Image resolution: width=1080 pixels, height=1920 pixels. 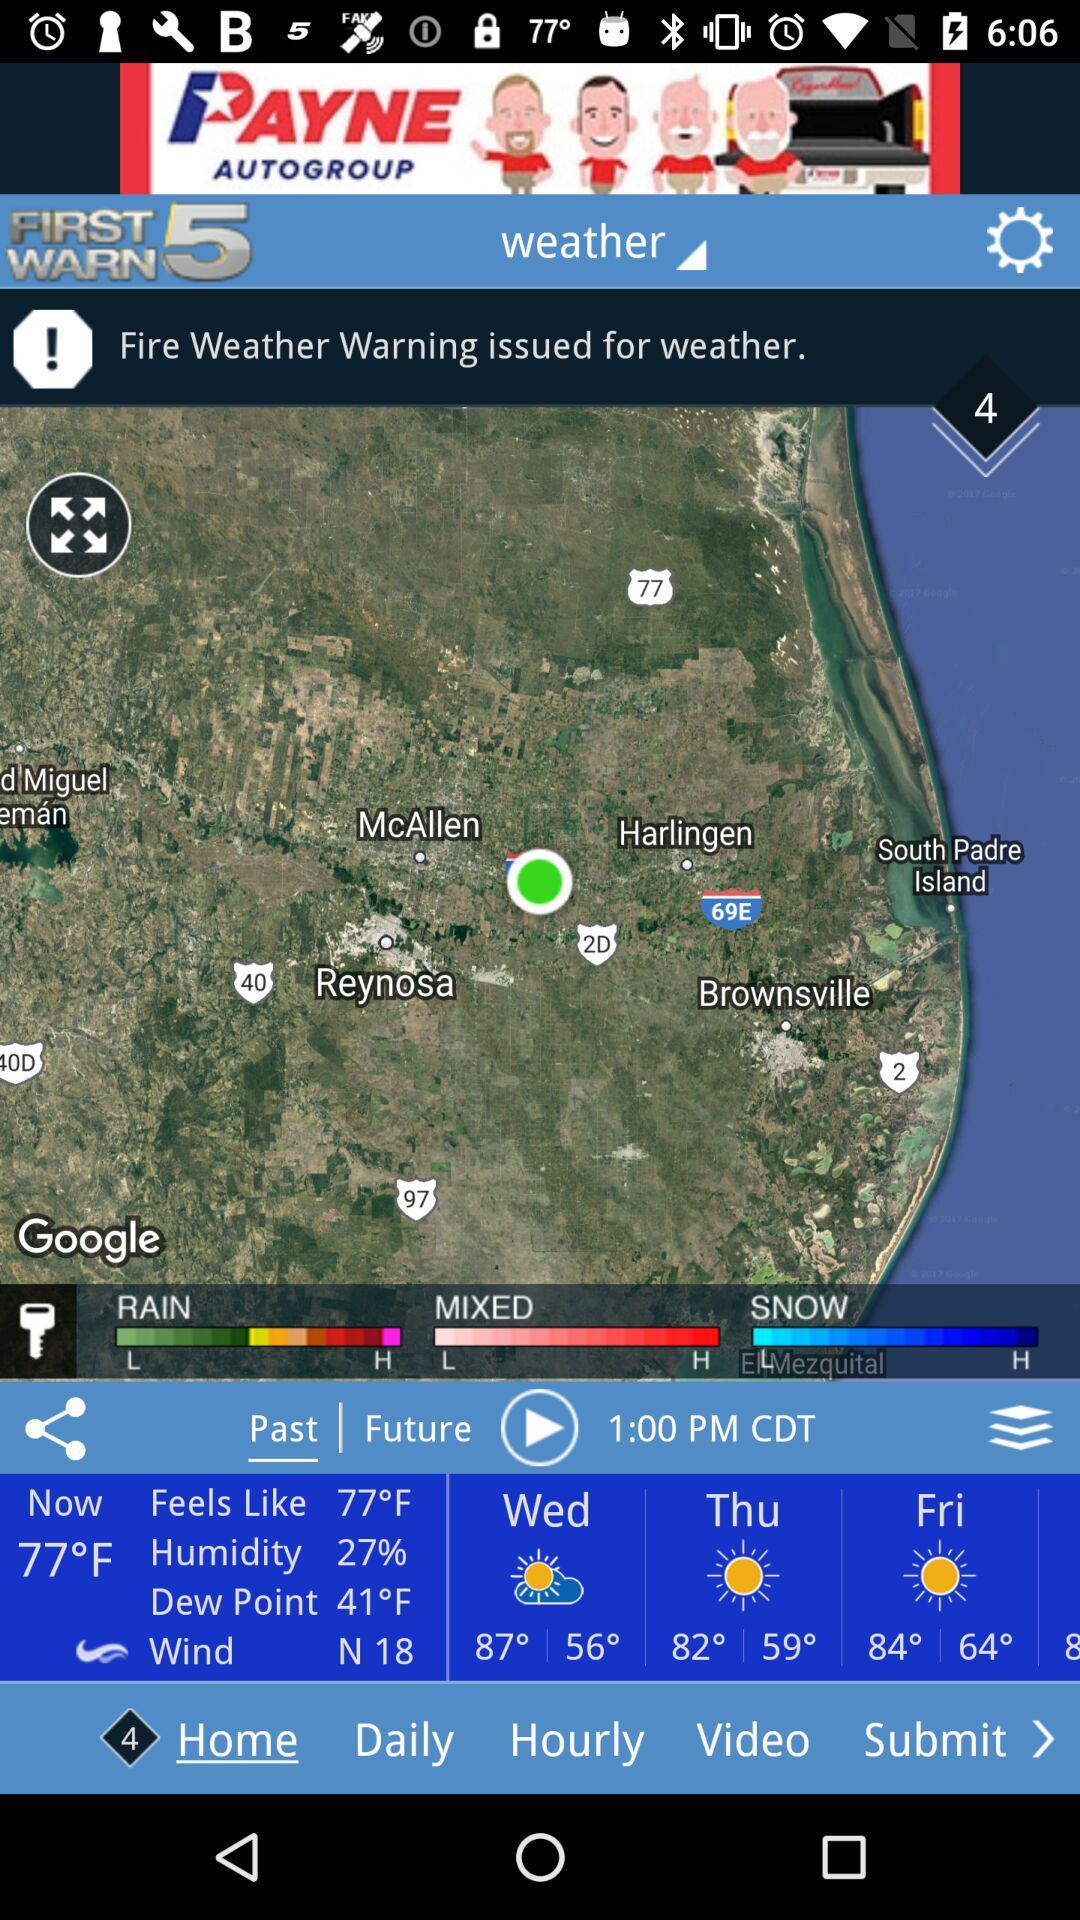 What do you see at coordinates (58, 1426) in the screenshot?
I see `share location` at bounding box center [58, 1426].